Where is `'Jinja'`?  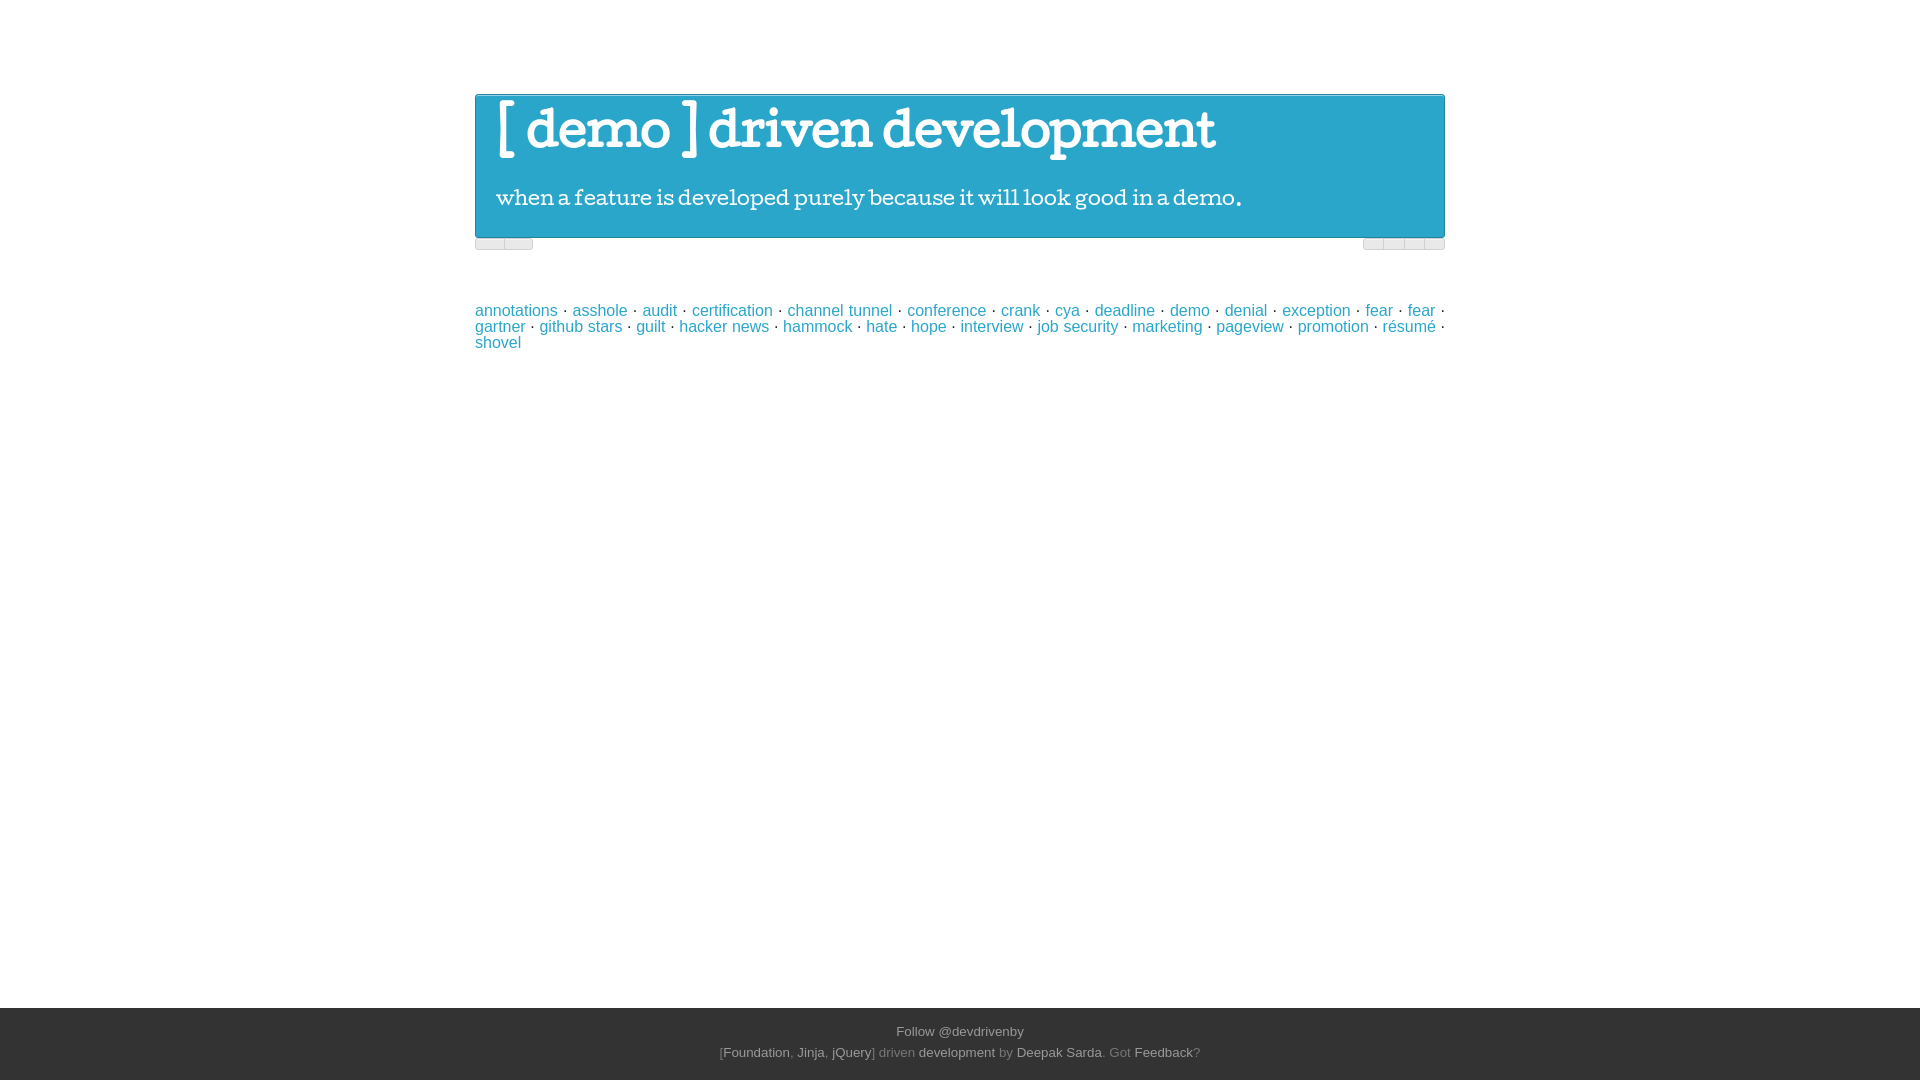
'Jinja' is located at coordinates (810, 1051).